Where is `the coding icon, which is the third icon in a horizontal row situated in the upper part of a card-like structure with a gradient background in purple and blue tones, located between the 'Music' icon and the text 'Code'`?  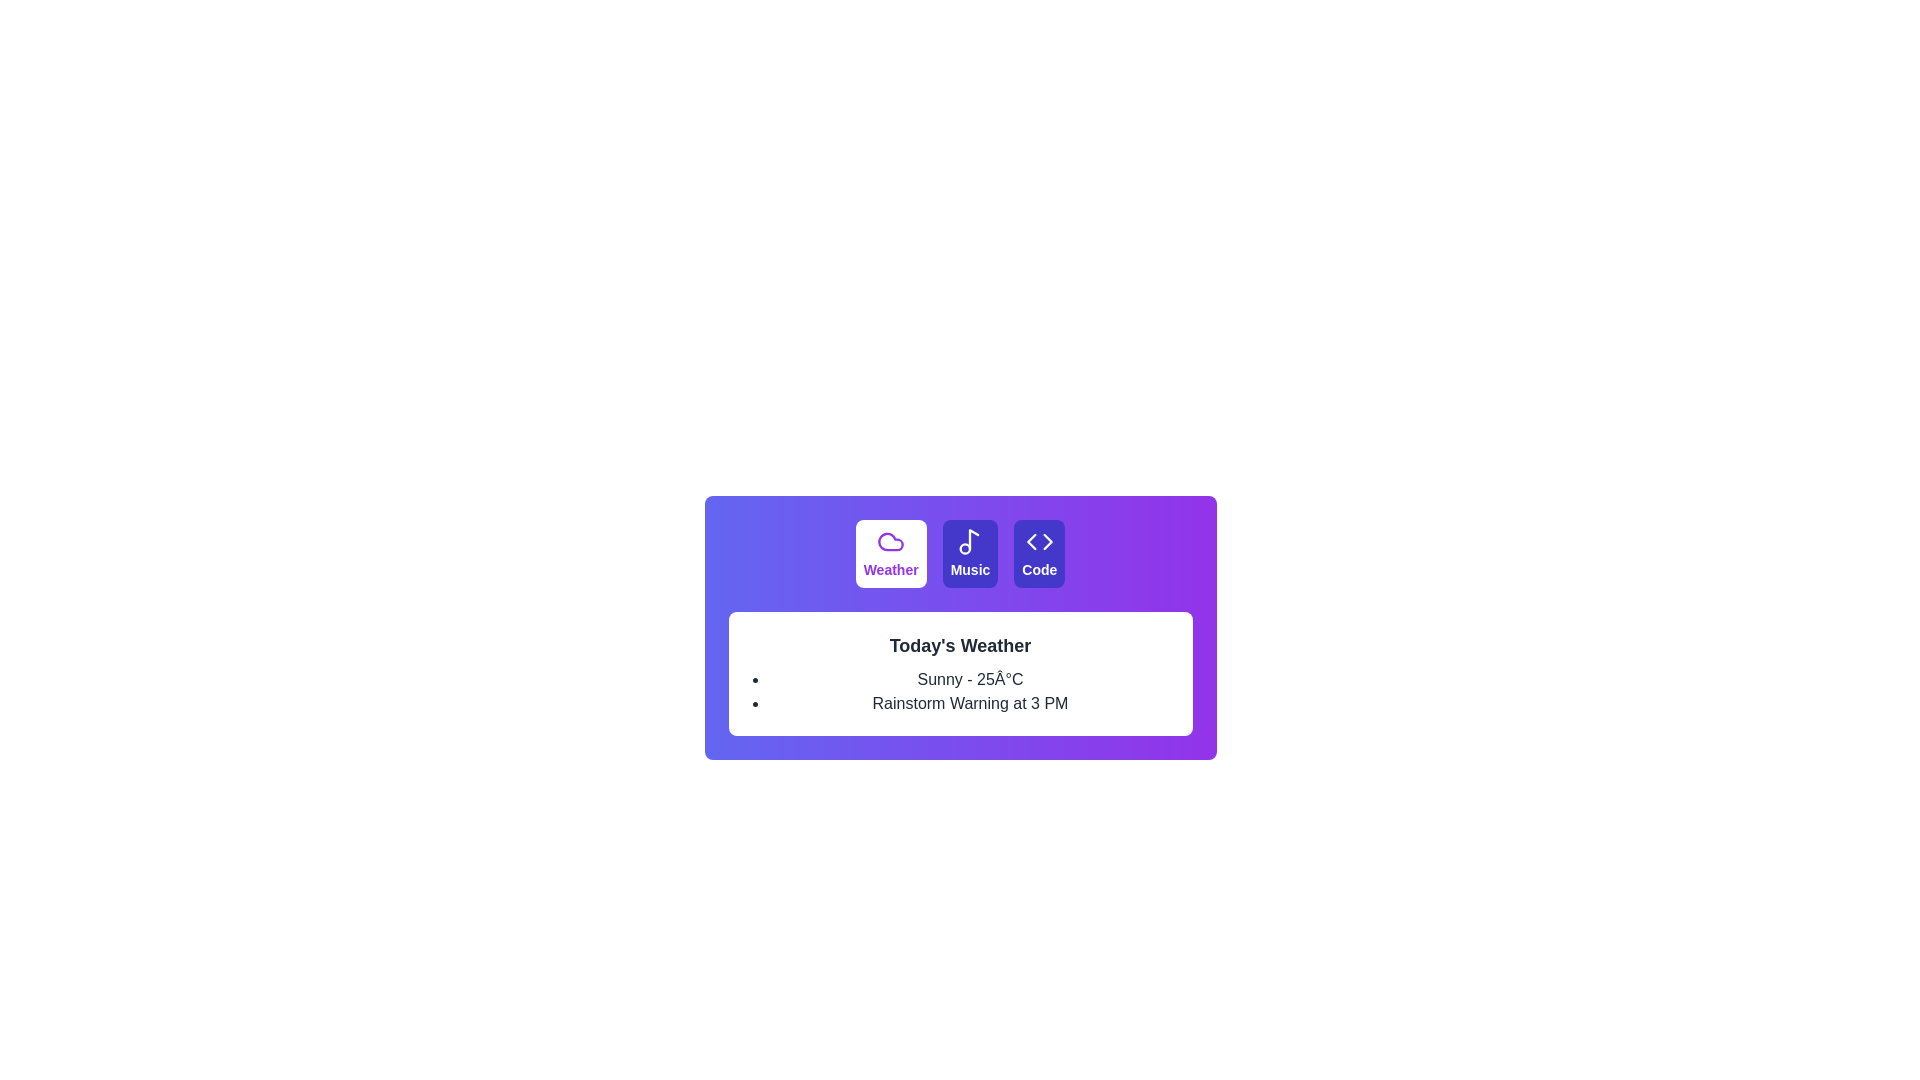
the coding icon, which is the third icon in a horizontal row situated in the upper part of a card-like structure with a gradient background in purple and blue tones, located between the 'Music' icon and the text 'Code' is located at coordinates (1039, 542).